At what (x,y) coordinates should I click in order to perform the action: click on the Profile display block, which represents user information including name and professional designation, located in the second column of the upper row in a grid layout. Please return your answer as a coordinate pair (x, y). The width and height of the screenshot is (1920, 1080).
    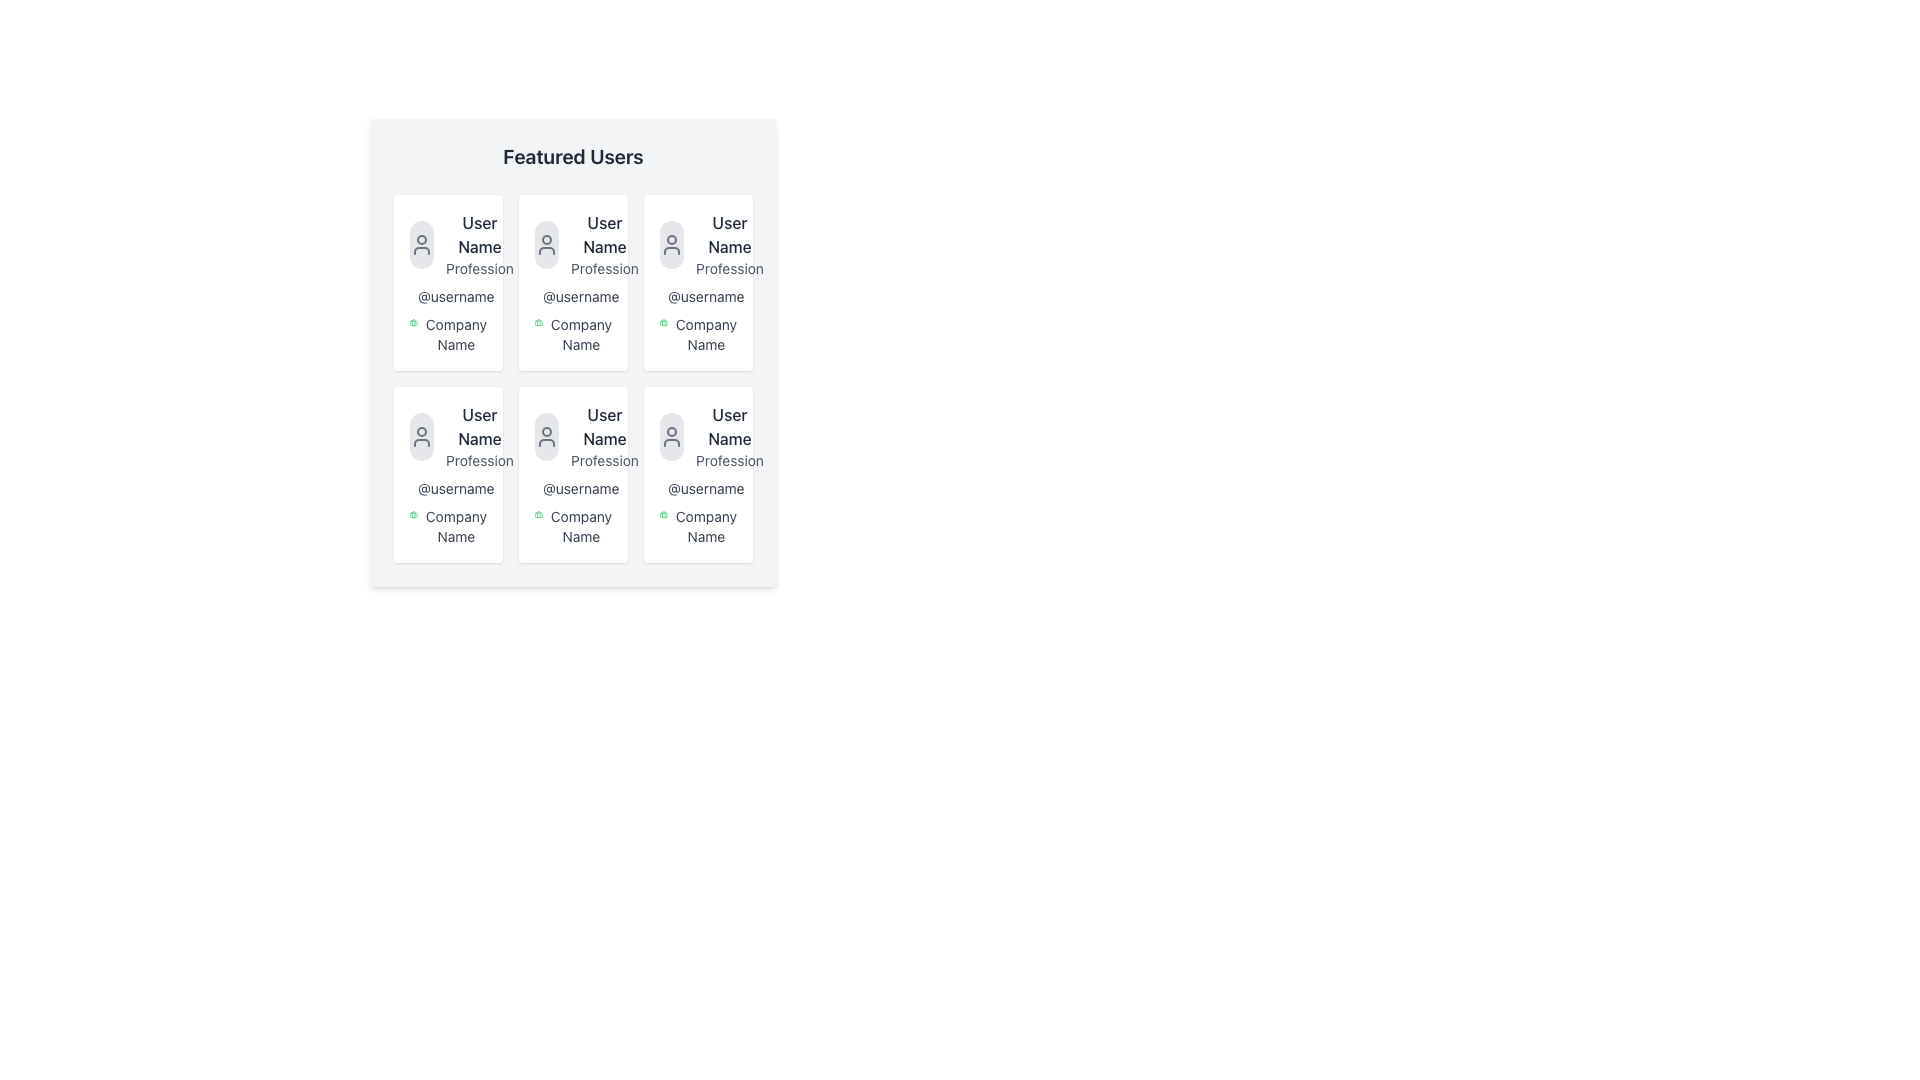
    Looking at the image, I should click on (572, 244).